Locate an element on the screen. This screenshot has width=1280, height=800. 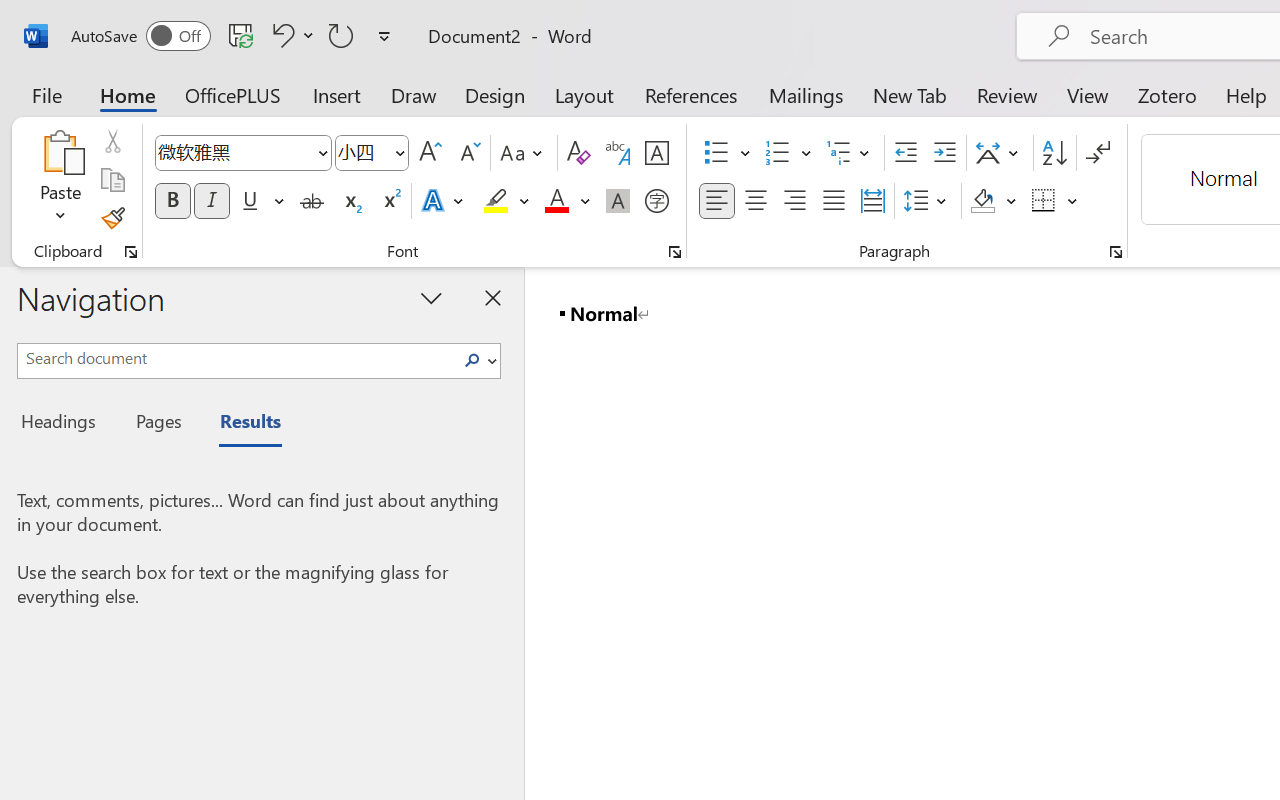
'Multilevel List' is located at coordinates (850, 153).